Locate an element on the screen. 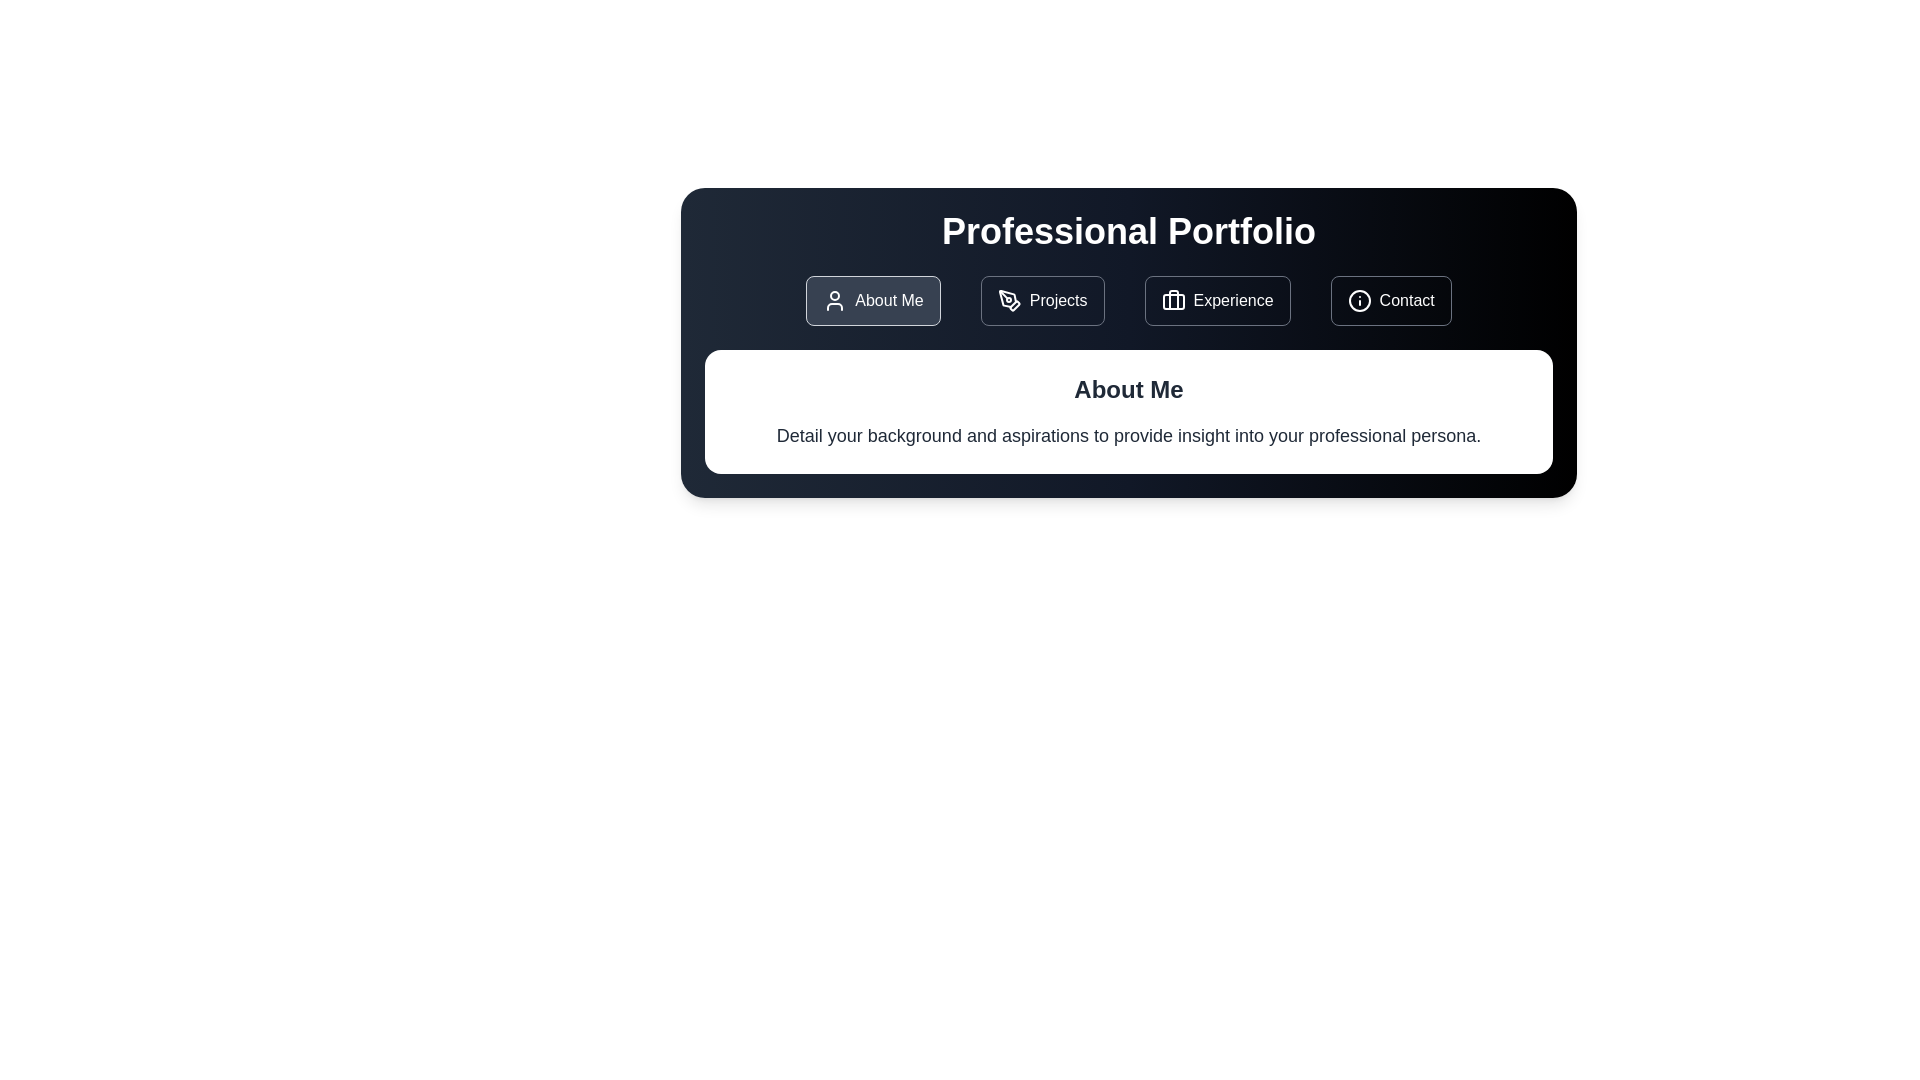 This screenshot has width=1920, height=1080. the icon located within the 'Projects' button in the navigation bar, which serves as a visual cue for the button's purpose is located at coordinates (1009, 300).